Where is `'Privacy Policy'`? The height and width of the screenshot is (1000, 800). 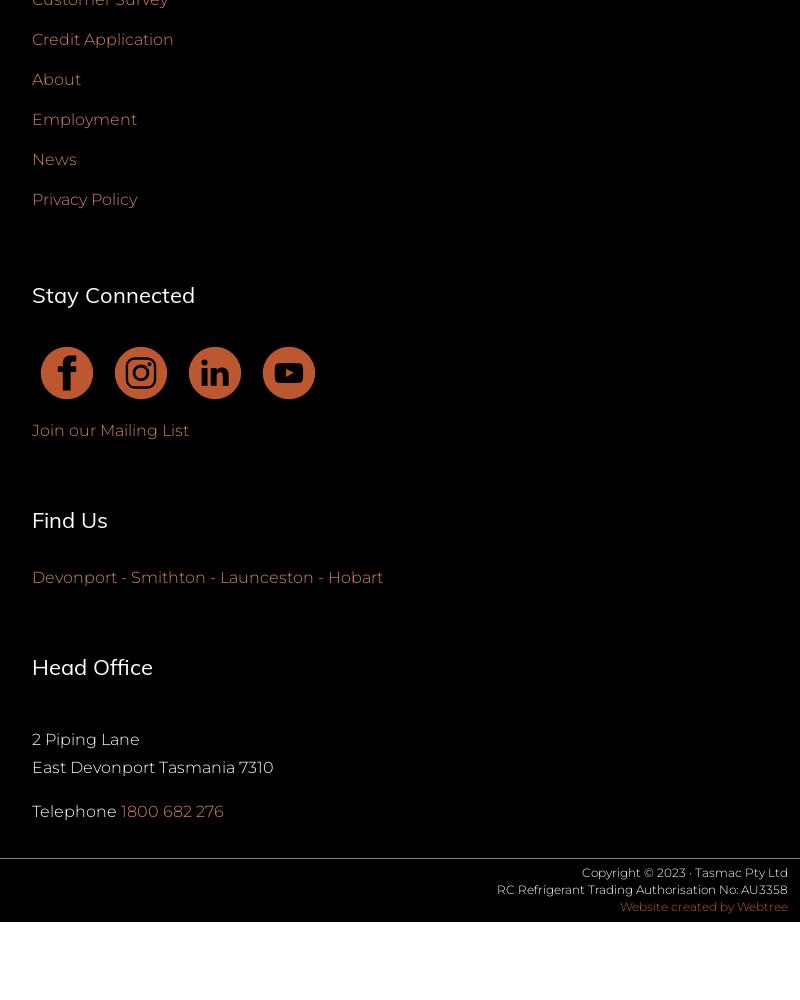 'Privacy Policy' is located at coordinates (84, 197).